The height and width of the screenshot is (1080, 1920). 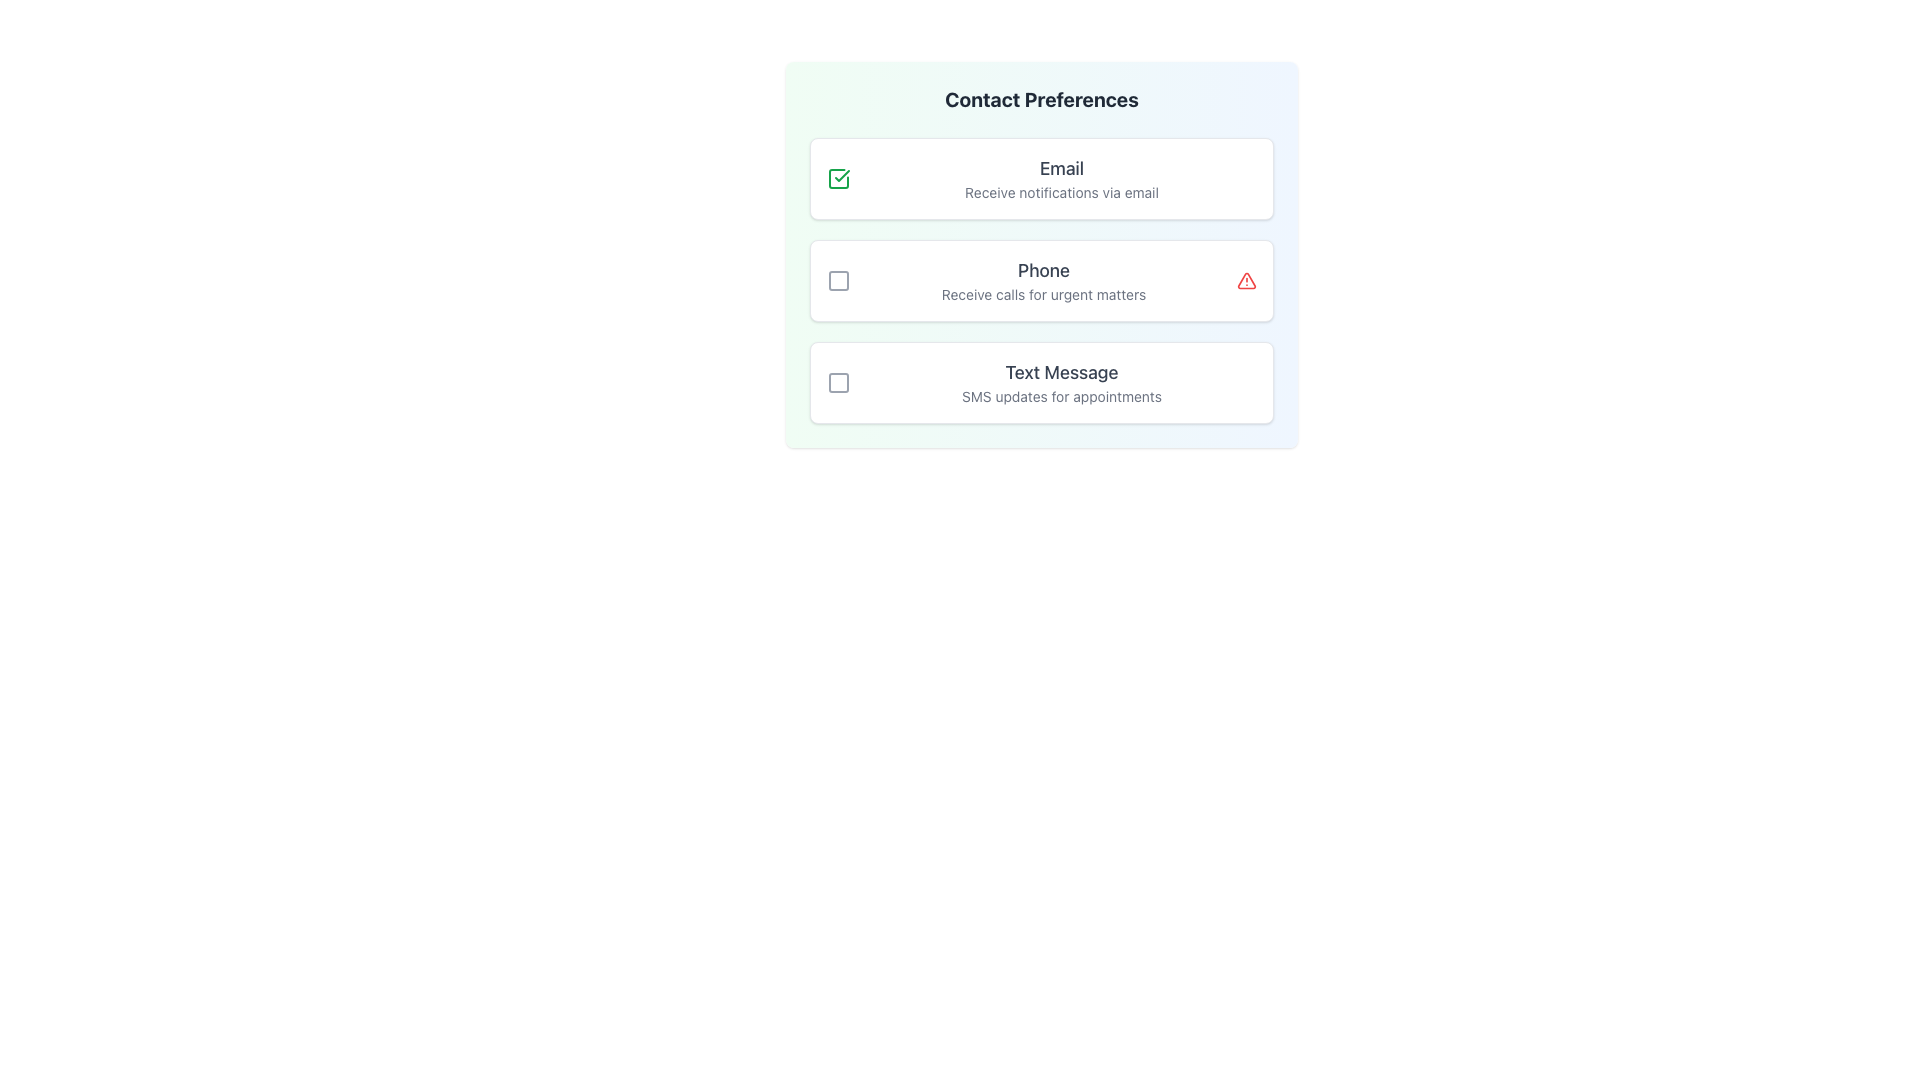 What do you see at coordinates (1060, 192) in the screenshot?
I see `the text label that says 'Receive notifications via email', which is styled in gray and located below the 'Email' label in the 'Contact Preferences' section` at bounding box center [1060, 192].